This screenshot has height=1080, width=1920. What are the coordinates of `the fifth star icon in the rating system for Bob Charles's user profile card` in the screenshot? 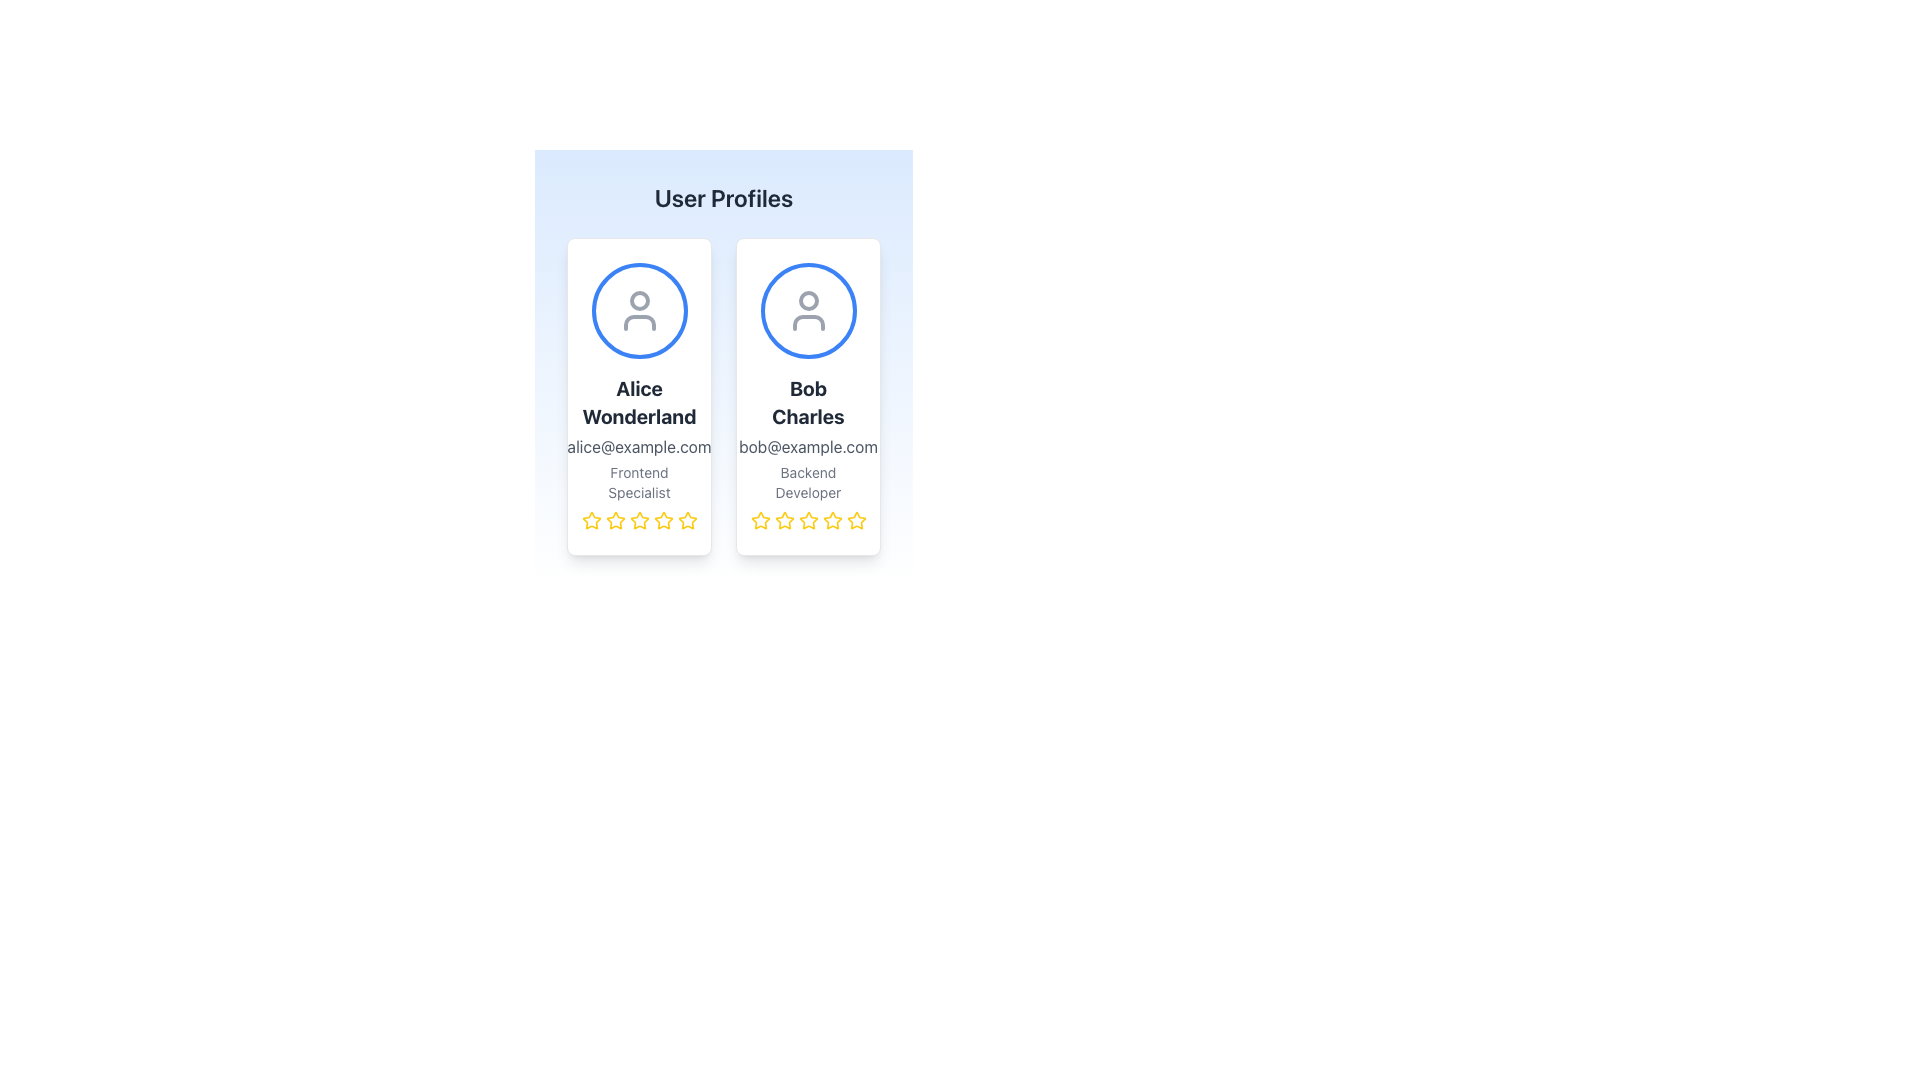 It's located at (856, 519).